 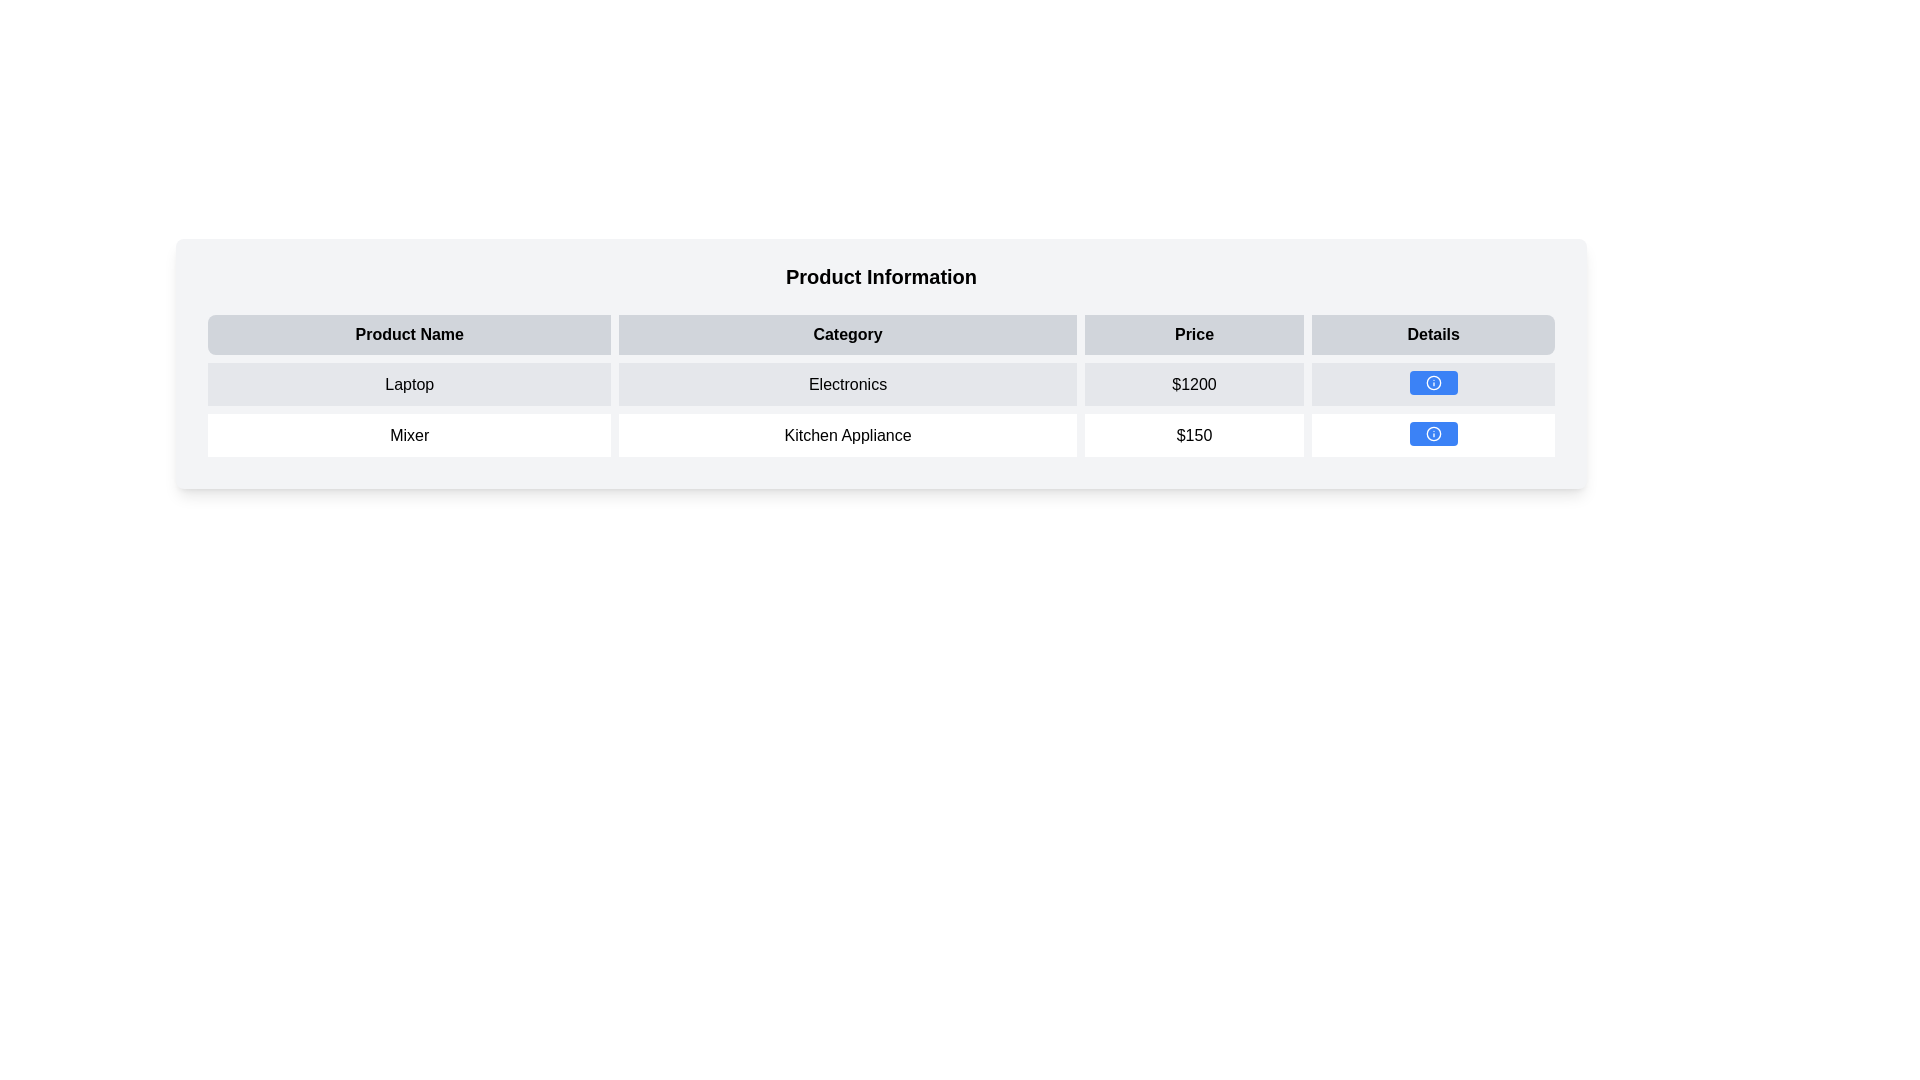 What do you see at coordinates (1432, 433) in the screenshot?
I see `the information icon located in the blue rounded rectangle button in the 'Details' column of the second row of the table` at bounding box center [1432, 433].